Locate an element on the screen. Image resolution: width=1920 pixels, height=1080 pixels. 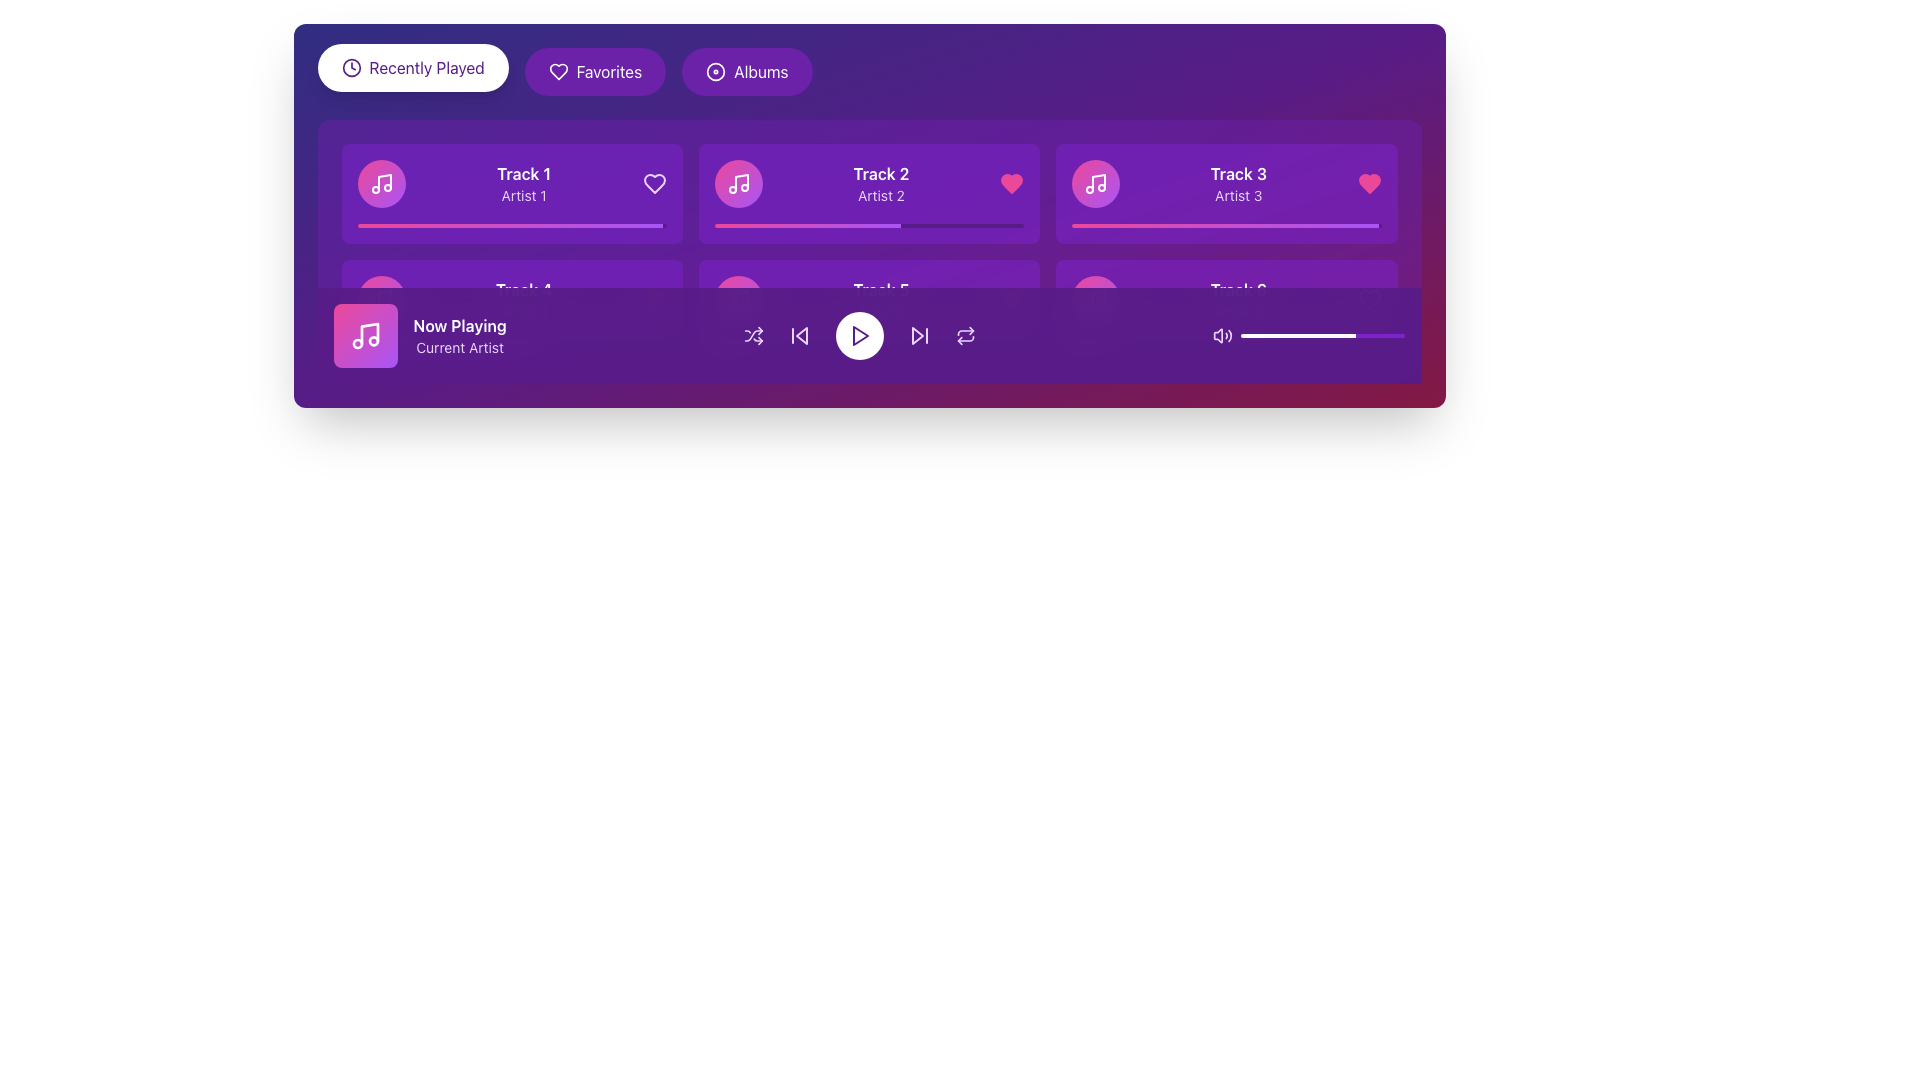
the shuffle icon, which is a purple-tinted icon with crossing arrows located to the left of the play button in the playback controls section is located at coordinates (753, 334).